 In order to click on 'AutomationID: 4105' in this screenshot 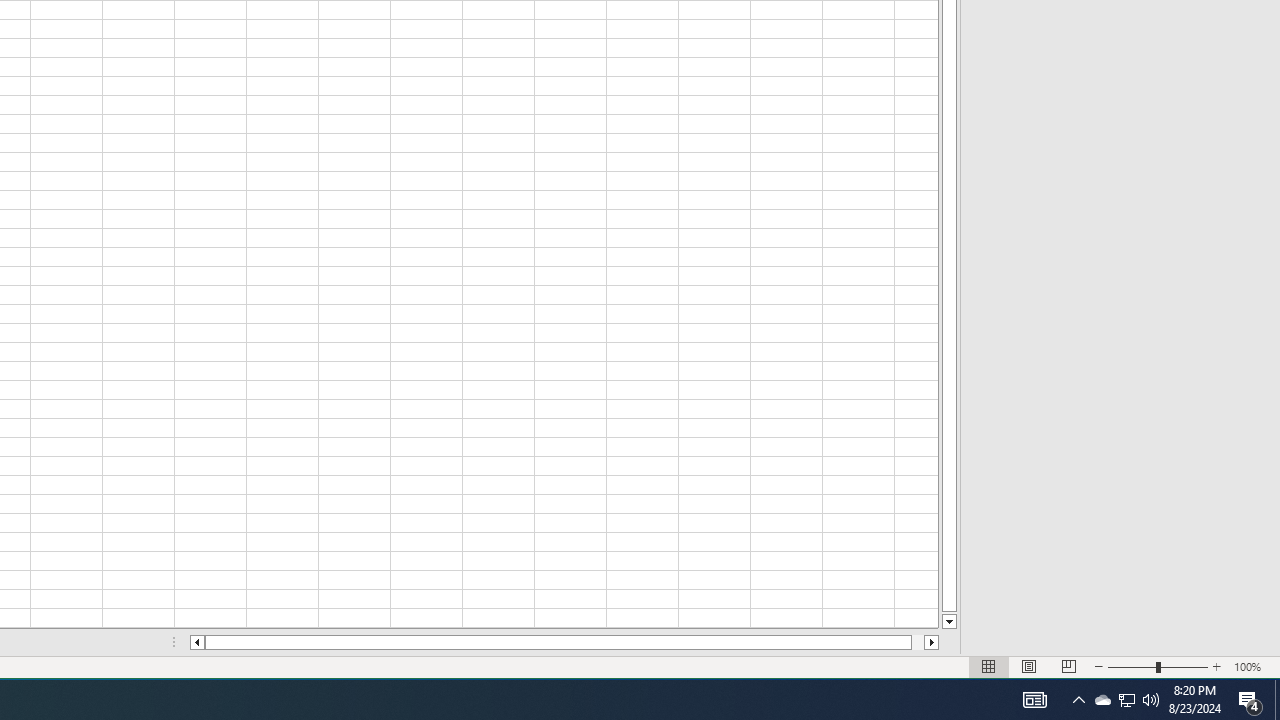, I will do `click(1034, 698)`.